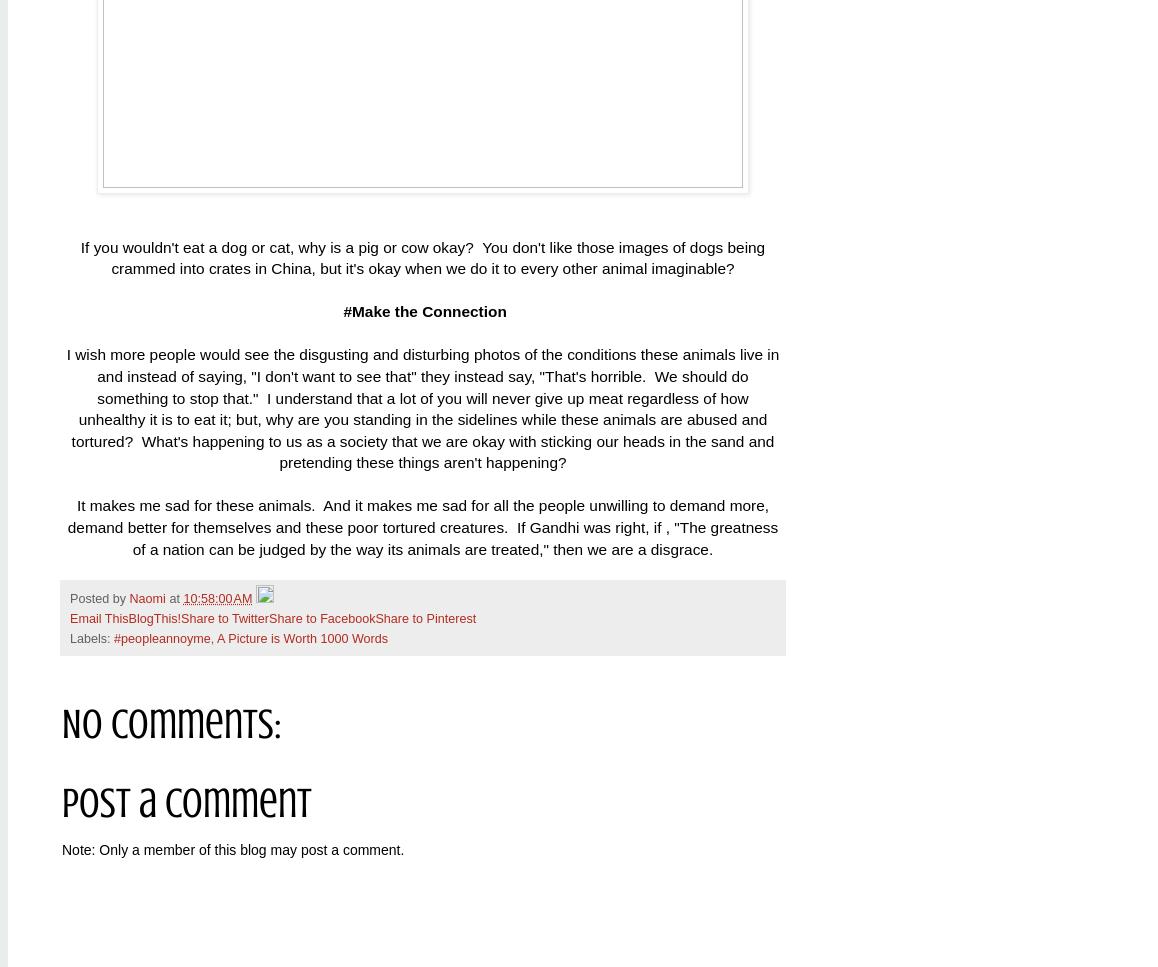 The height and width of the screenshot is (967, 1158). Describe the element at coordinates (91, 637) in the screenshot. I see `'Labels:'` at that location.